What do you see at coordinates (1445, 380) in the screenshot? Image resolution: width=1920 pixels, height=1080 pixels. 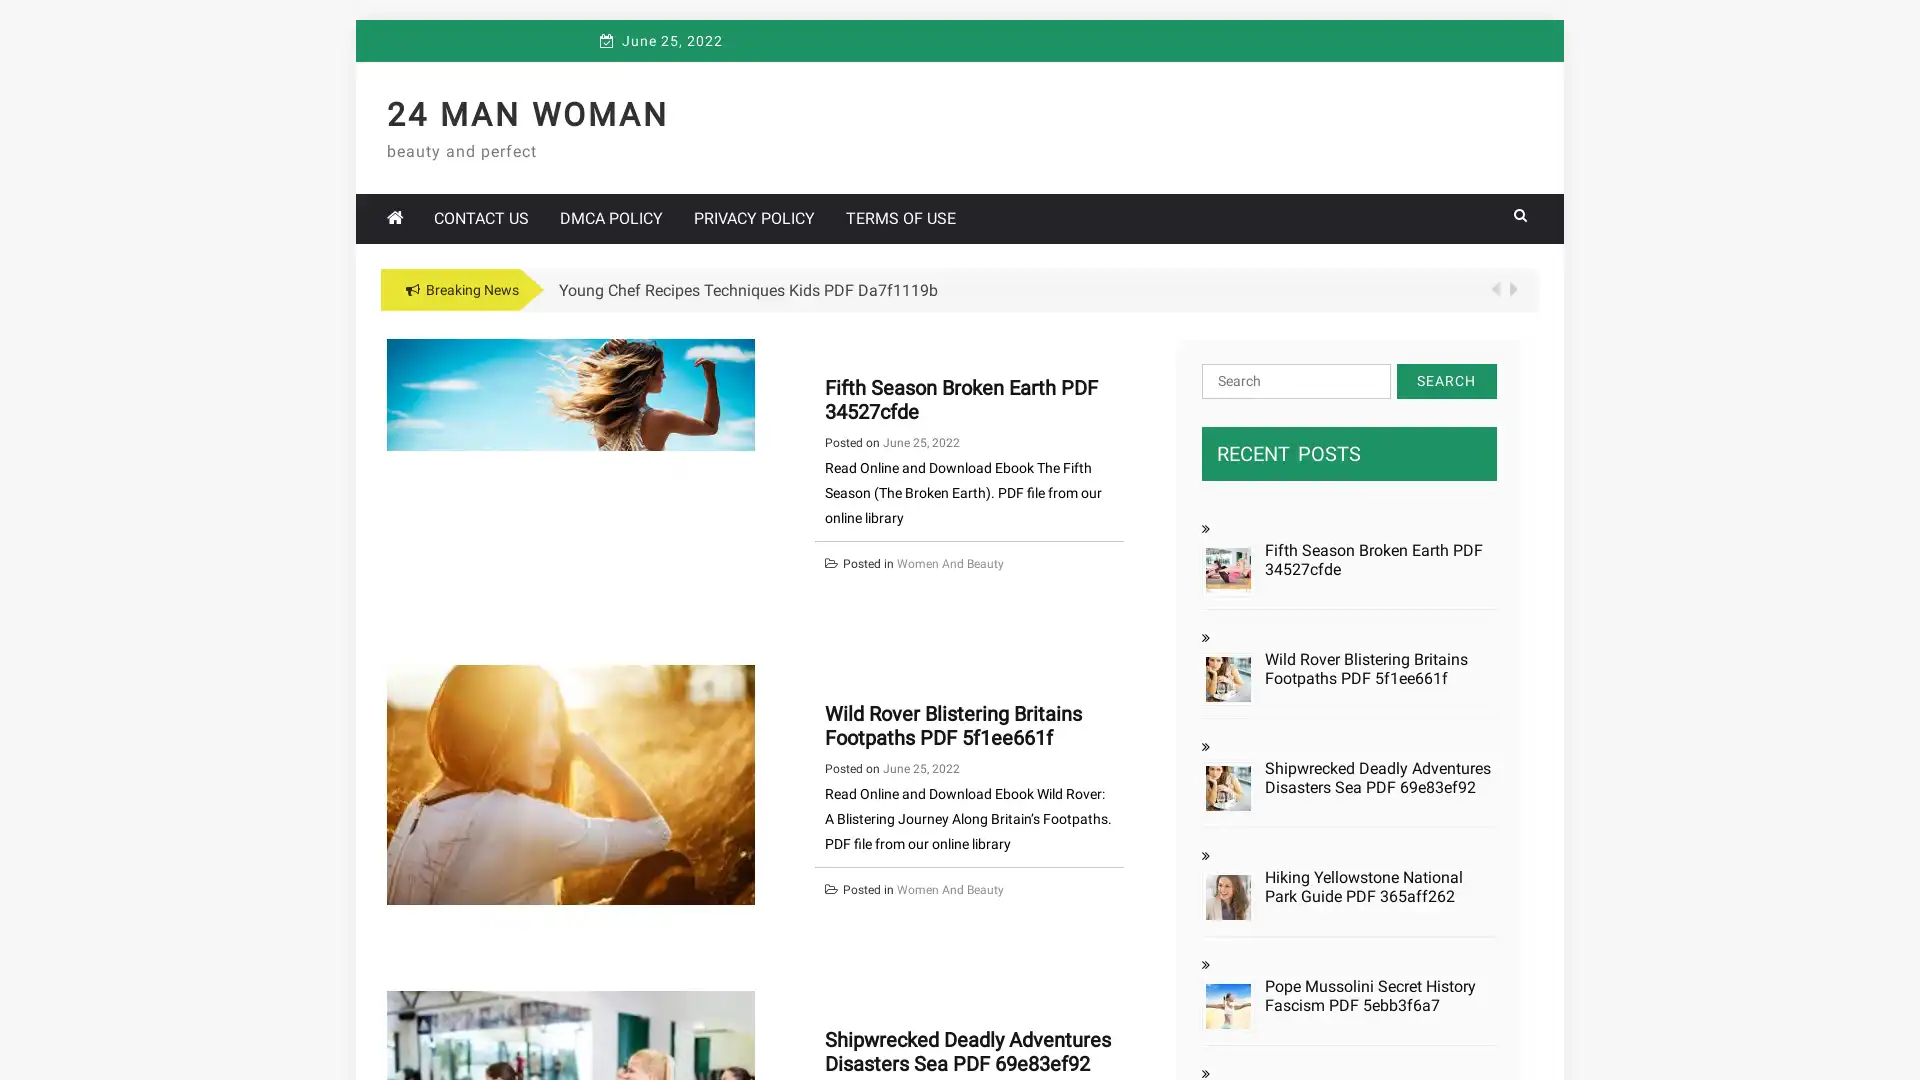 I see `Search` at bounding box center [1445, 380].